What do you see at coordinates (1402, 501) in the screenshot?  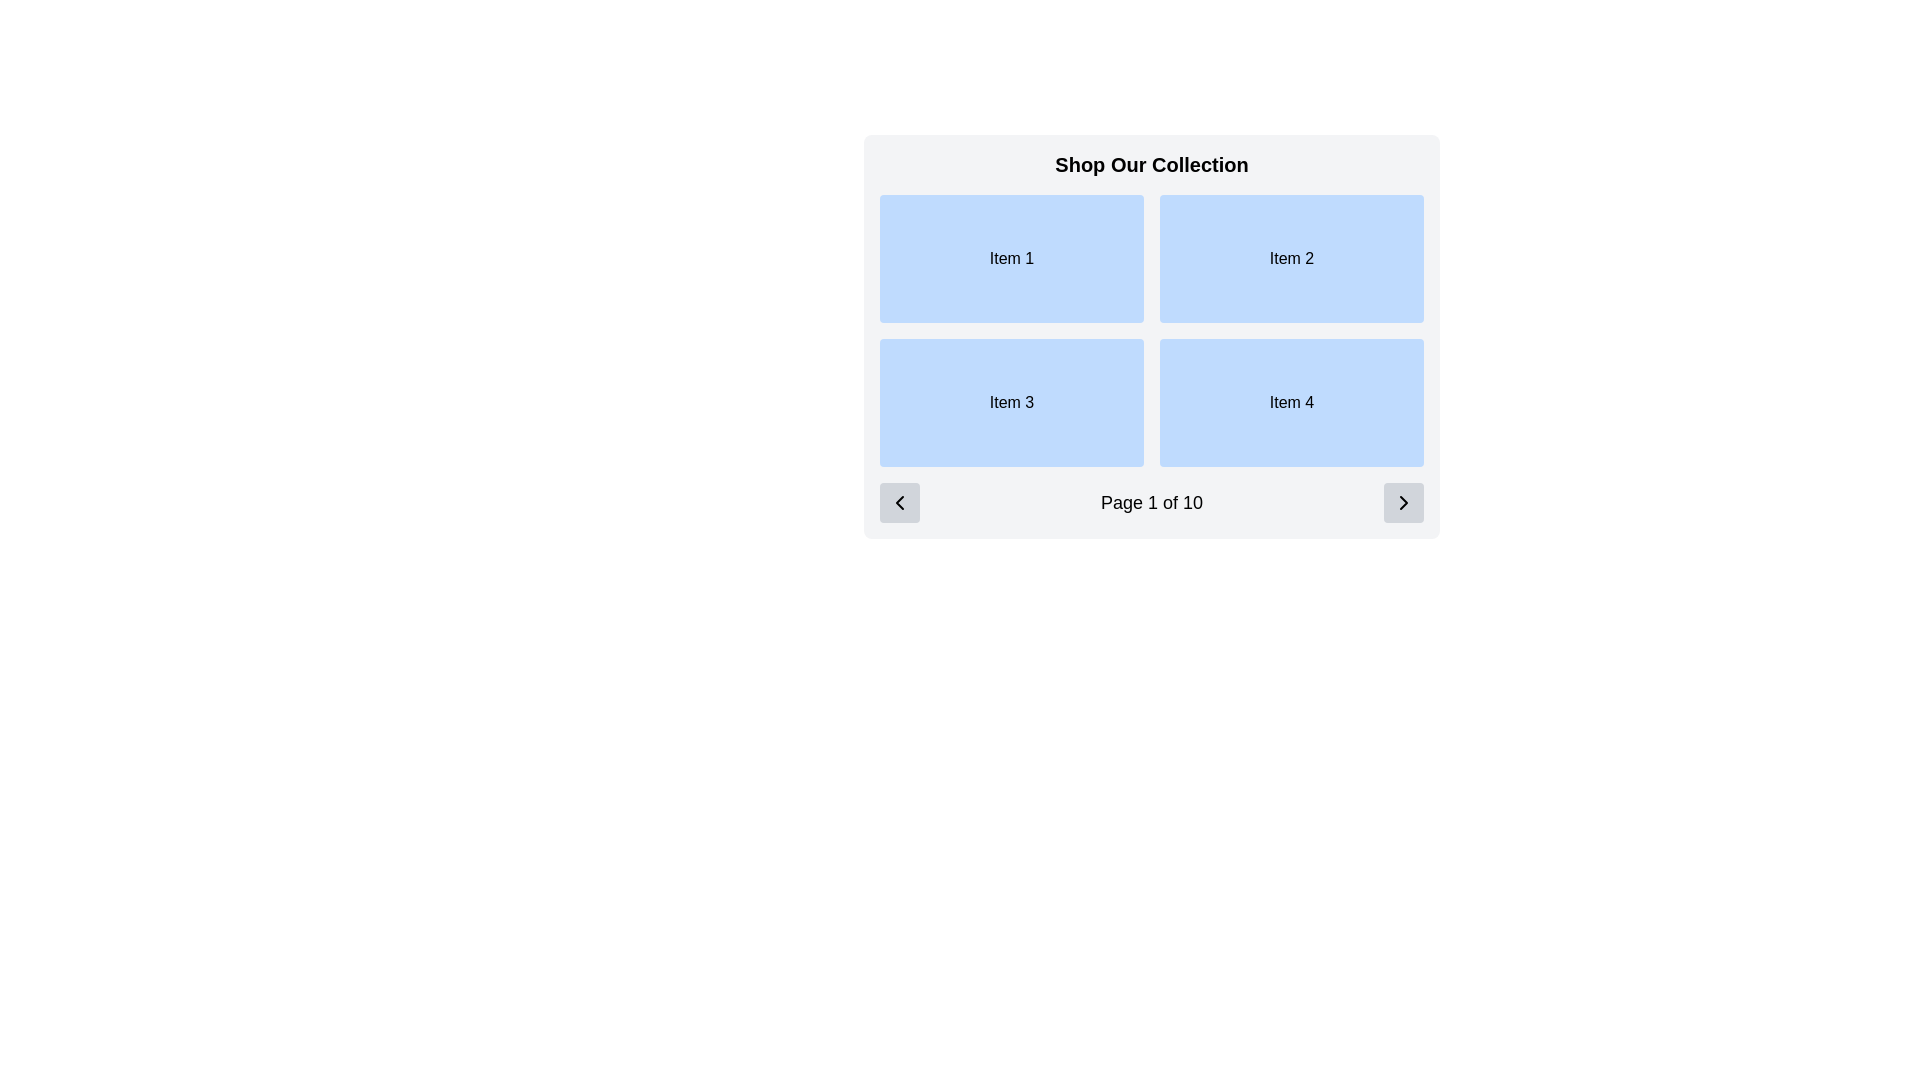 I see `the pagination button located at the far-right side of the section that reads 'Page 1 of 10' for keyboard interaction` at bounding box center [1402, 501].